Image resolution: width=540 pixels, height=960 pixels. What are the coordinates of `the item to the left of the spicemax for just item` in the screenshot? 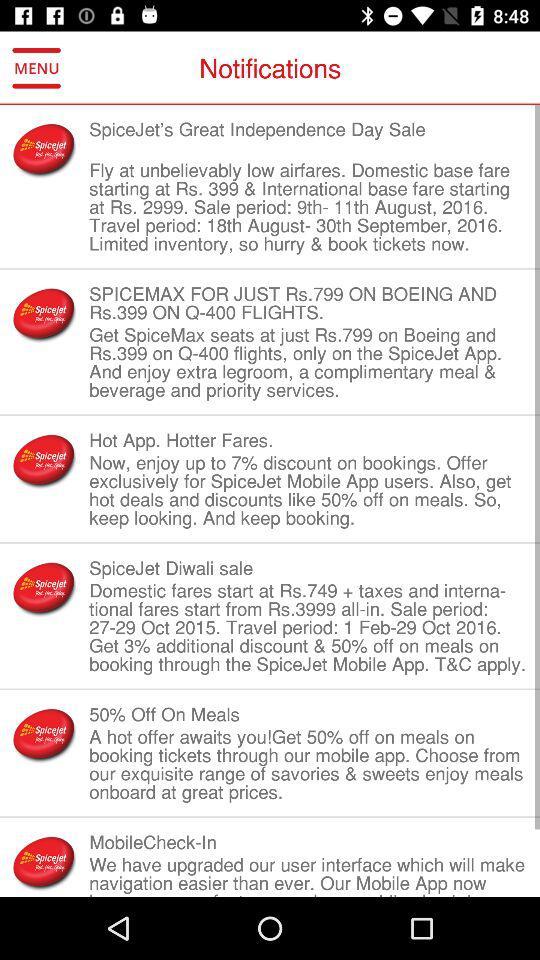 It's located at (44, 314).